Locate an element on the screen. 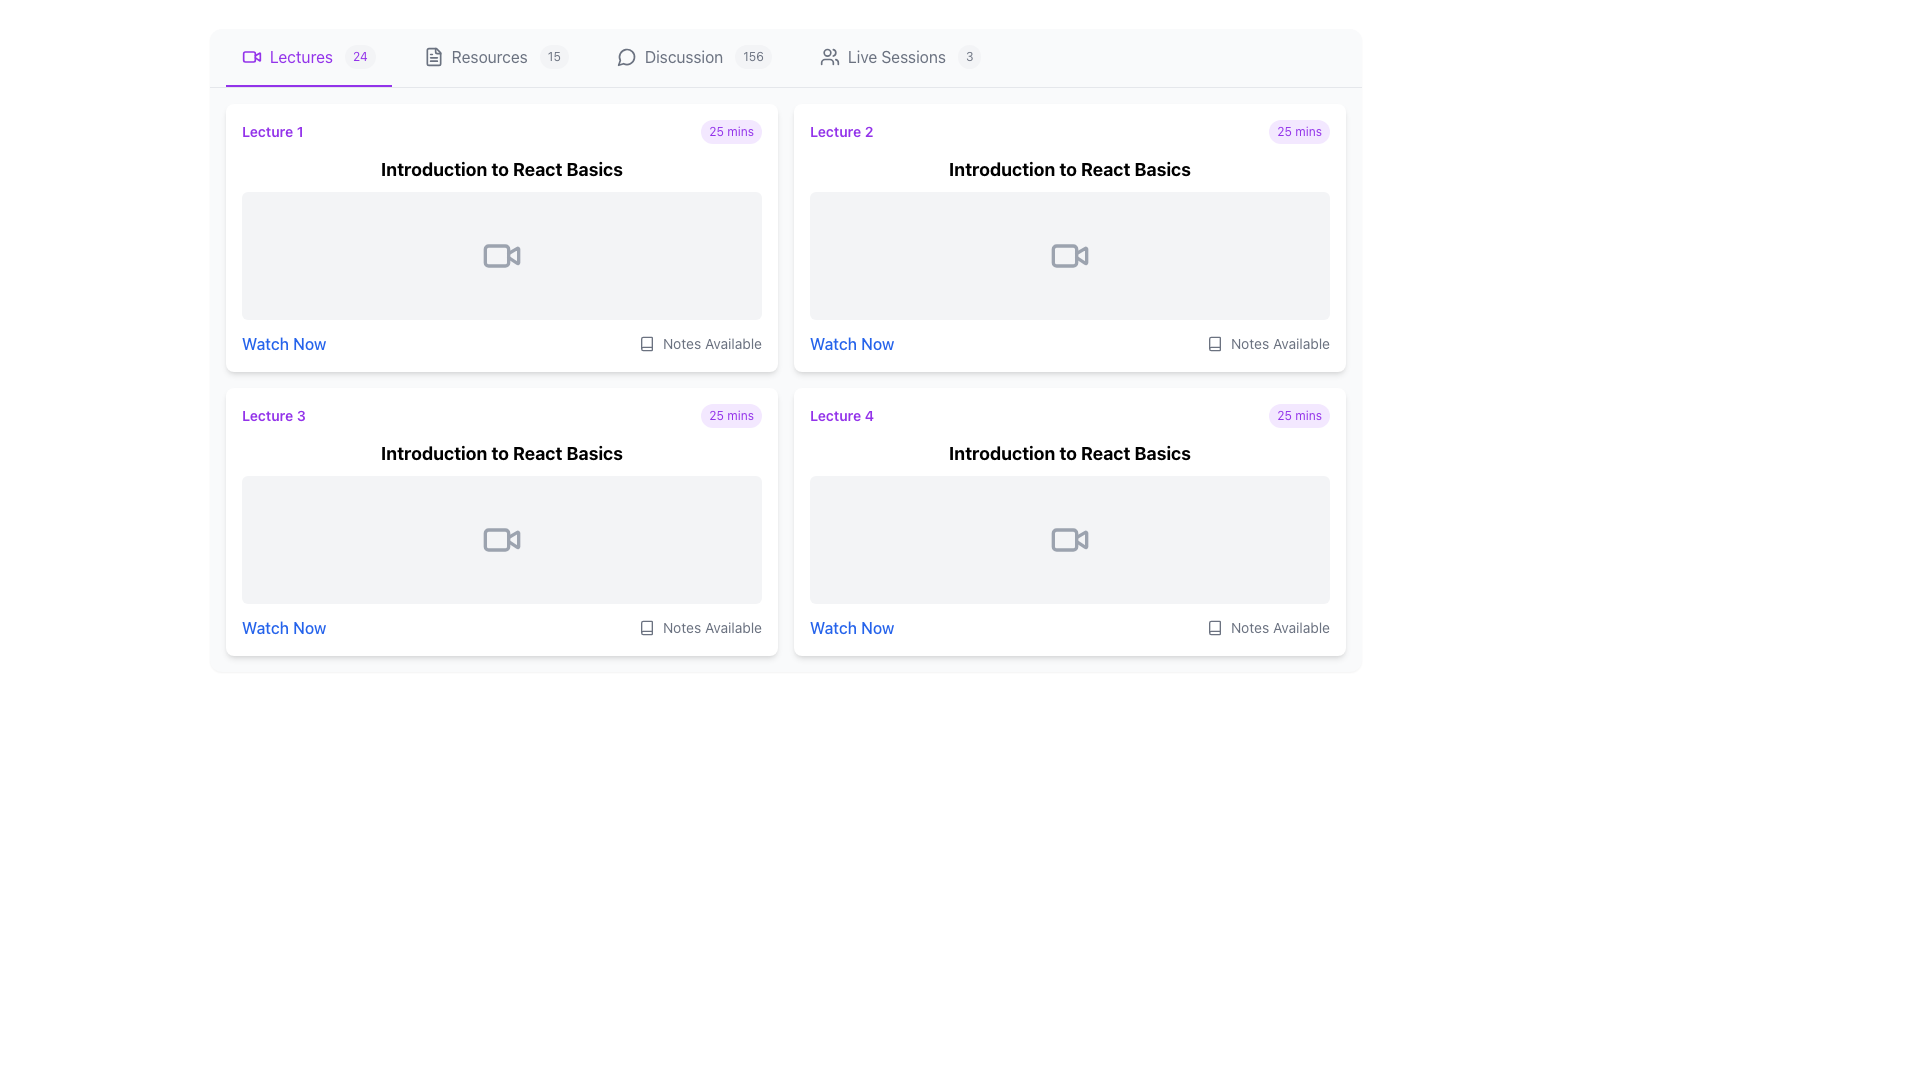 The width and height of the screenshot is (1920, 1080). the informational label with an icon resembling a closed book and the text 'Notes Available' located in the bottom-right corner of the third card in a 2x2 grid layout is located at coordinates (700, 627).